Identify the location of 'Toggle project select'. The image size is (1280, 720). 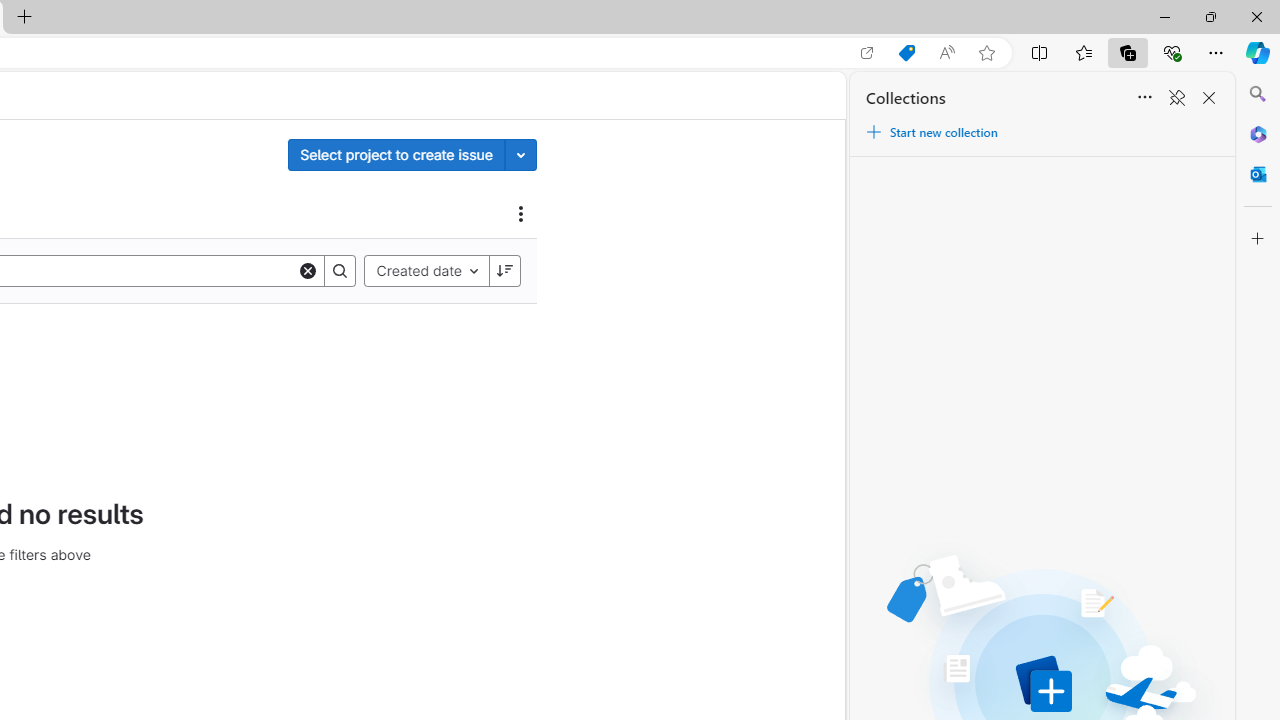
(521, 153).